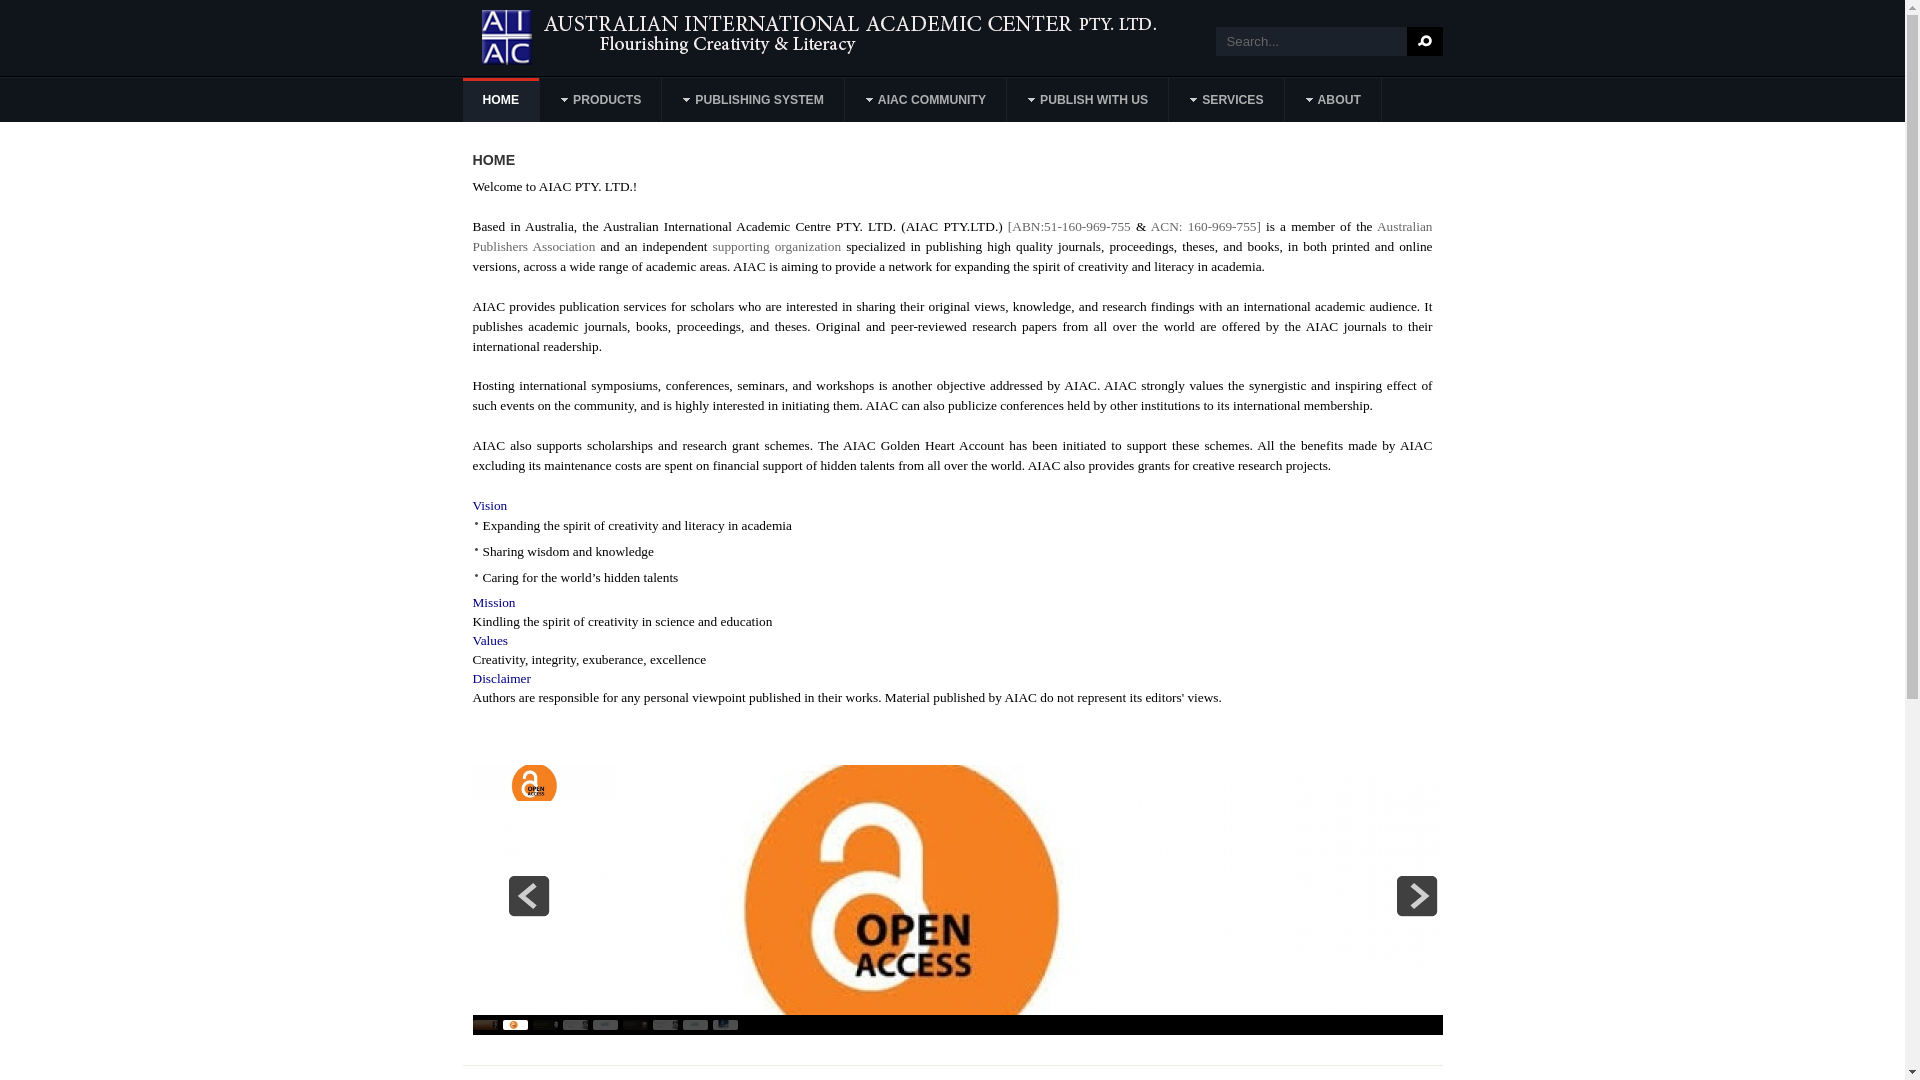 The height and width of the screenshot is (1080, 1920). What do you see at coordinates (807, 245) in the screenshot?
I see `'organization'` at bounding box center [807, 245].